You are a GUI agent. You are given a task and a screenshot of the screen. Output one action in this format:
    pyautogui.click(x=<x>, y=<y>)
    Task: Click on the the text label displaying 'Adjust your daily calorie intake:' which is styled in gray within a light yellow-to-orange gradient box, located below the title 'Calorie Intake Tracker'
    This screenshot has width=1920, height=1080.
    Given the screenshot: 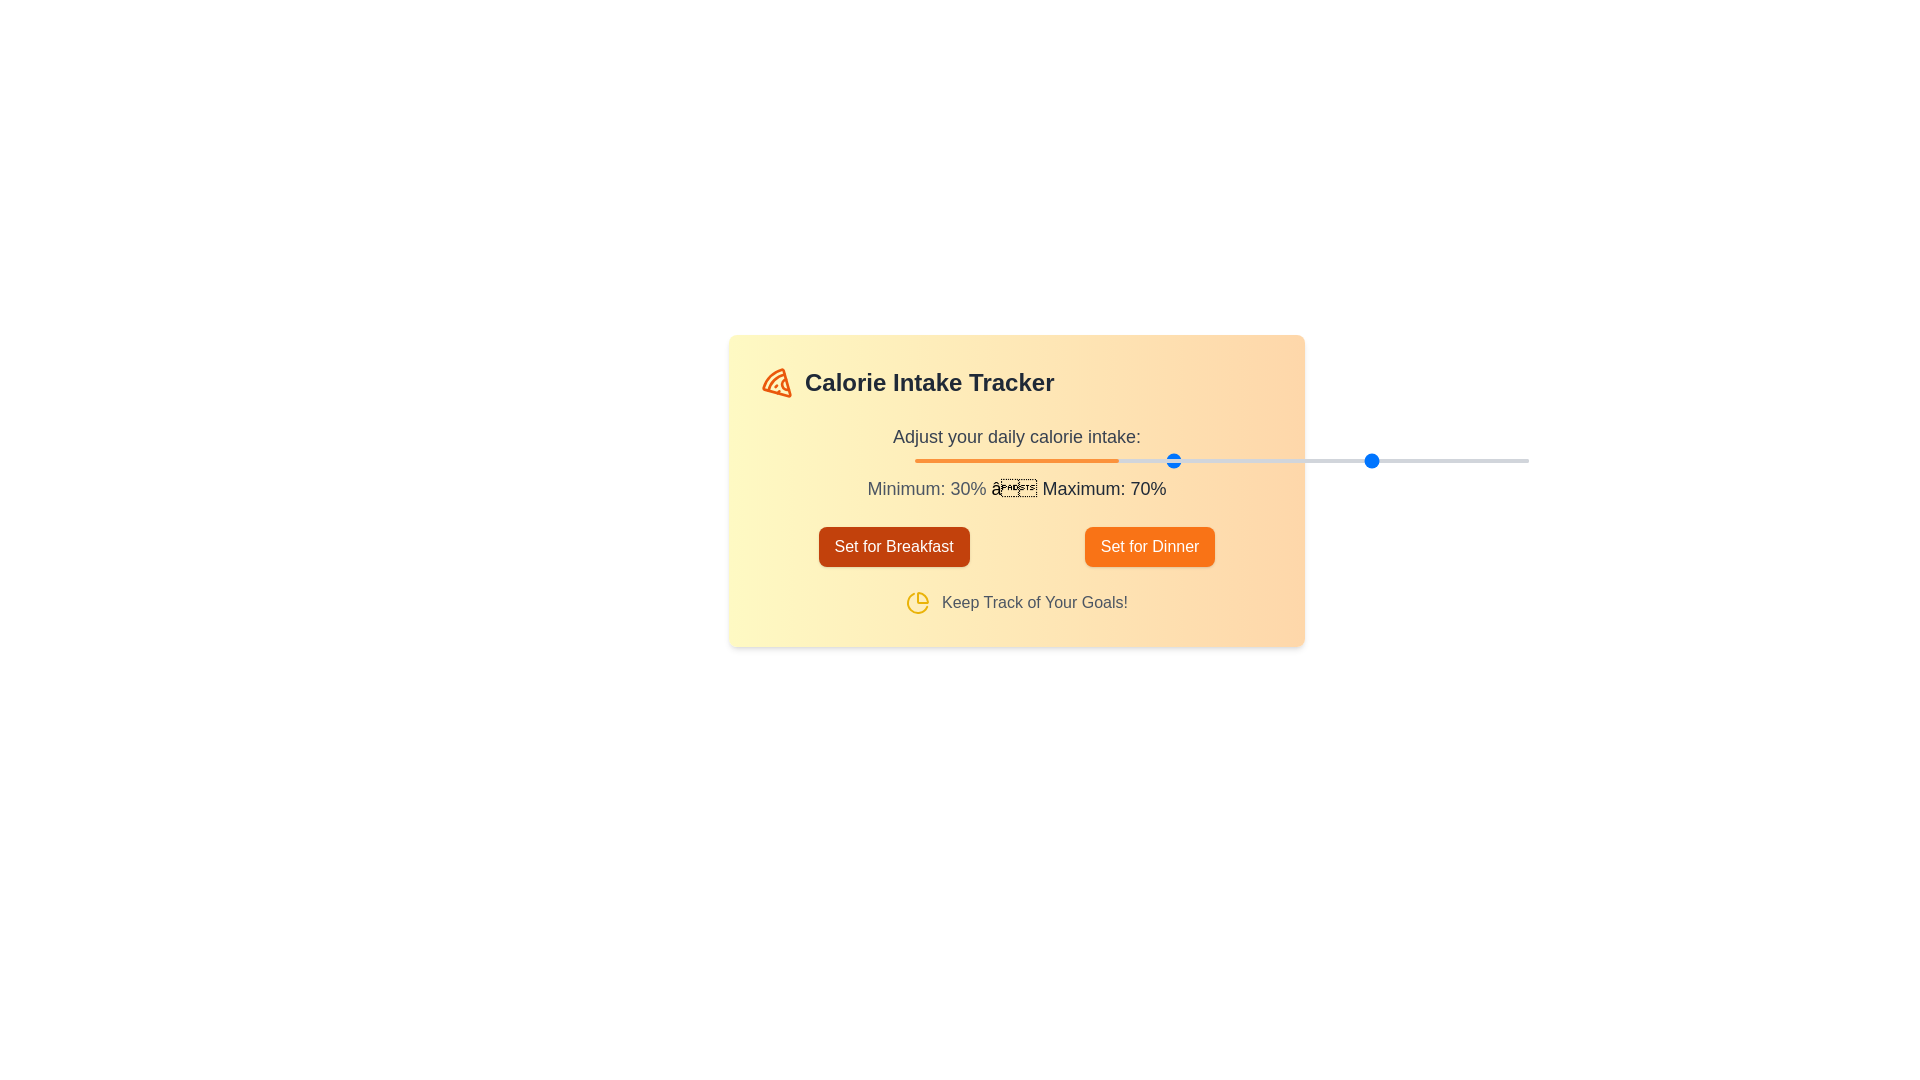 What is the action you would take?
    pyautogui.click(x=1017, y=435)
    